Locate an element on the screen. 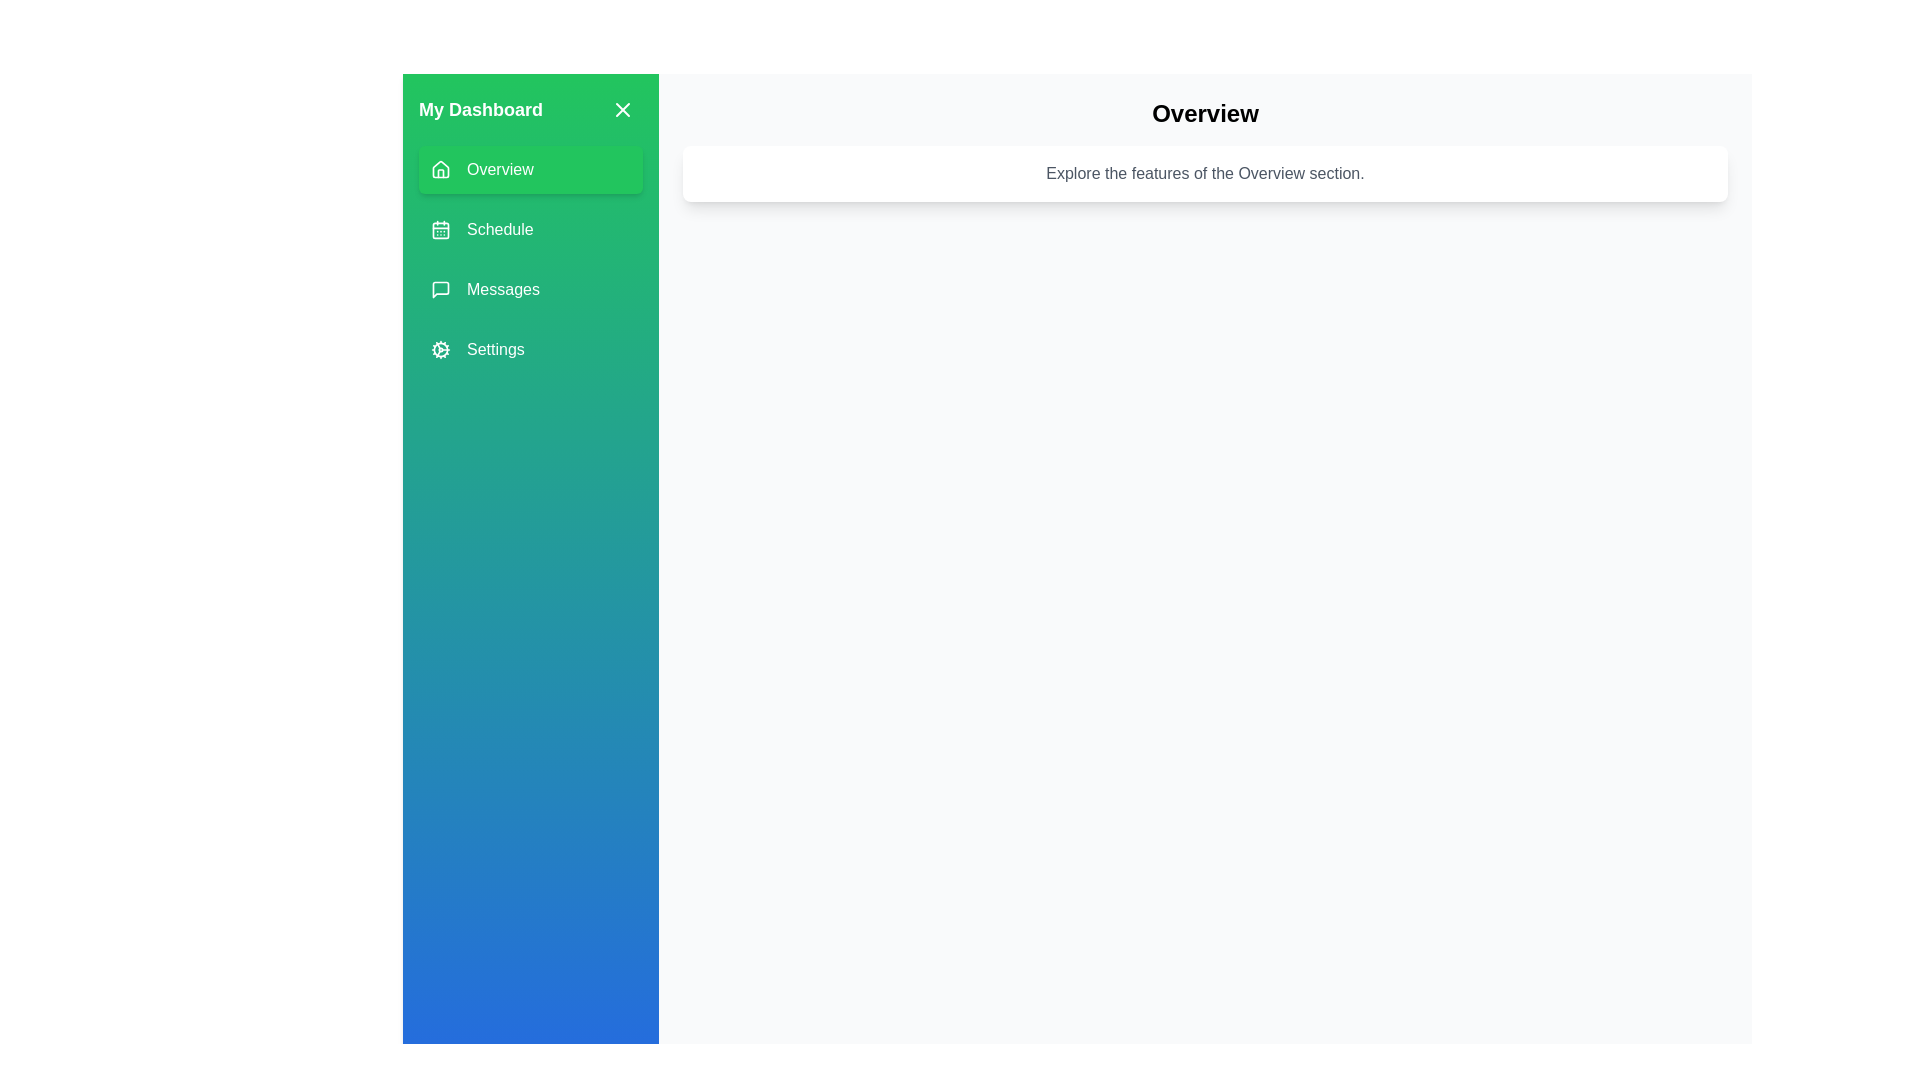  the menu item labeled Messages to change the active section is located at coordinates (531, 289).